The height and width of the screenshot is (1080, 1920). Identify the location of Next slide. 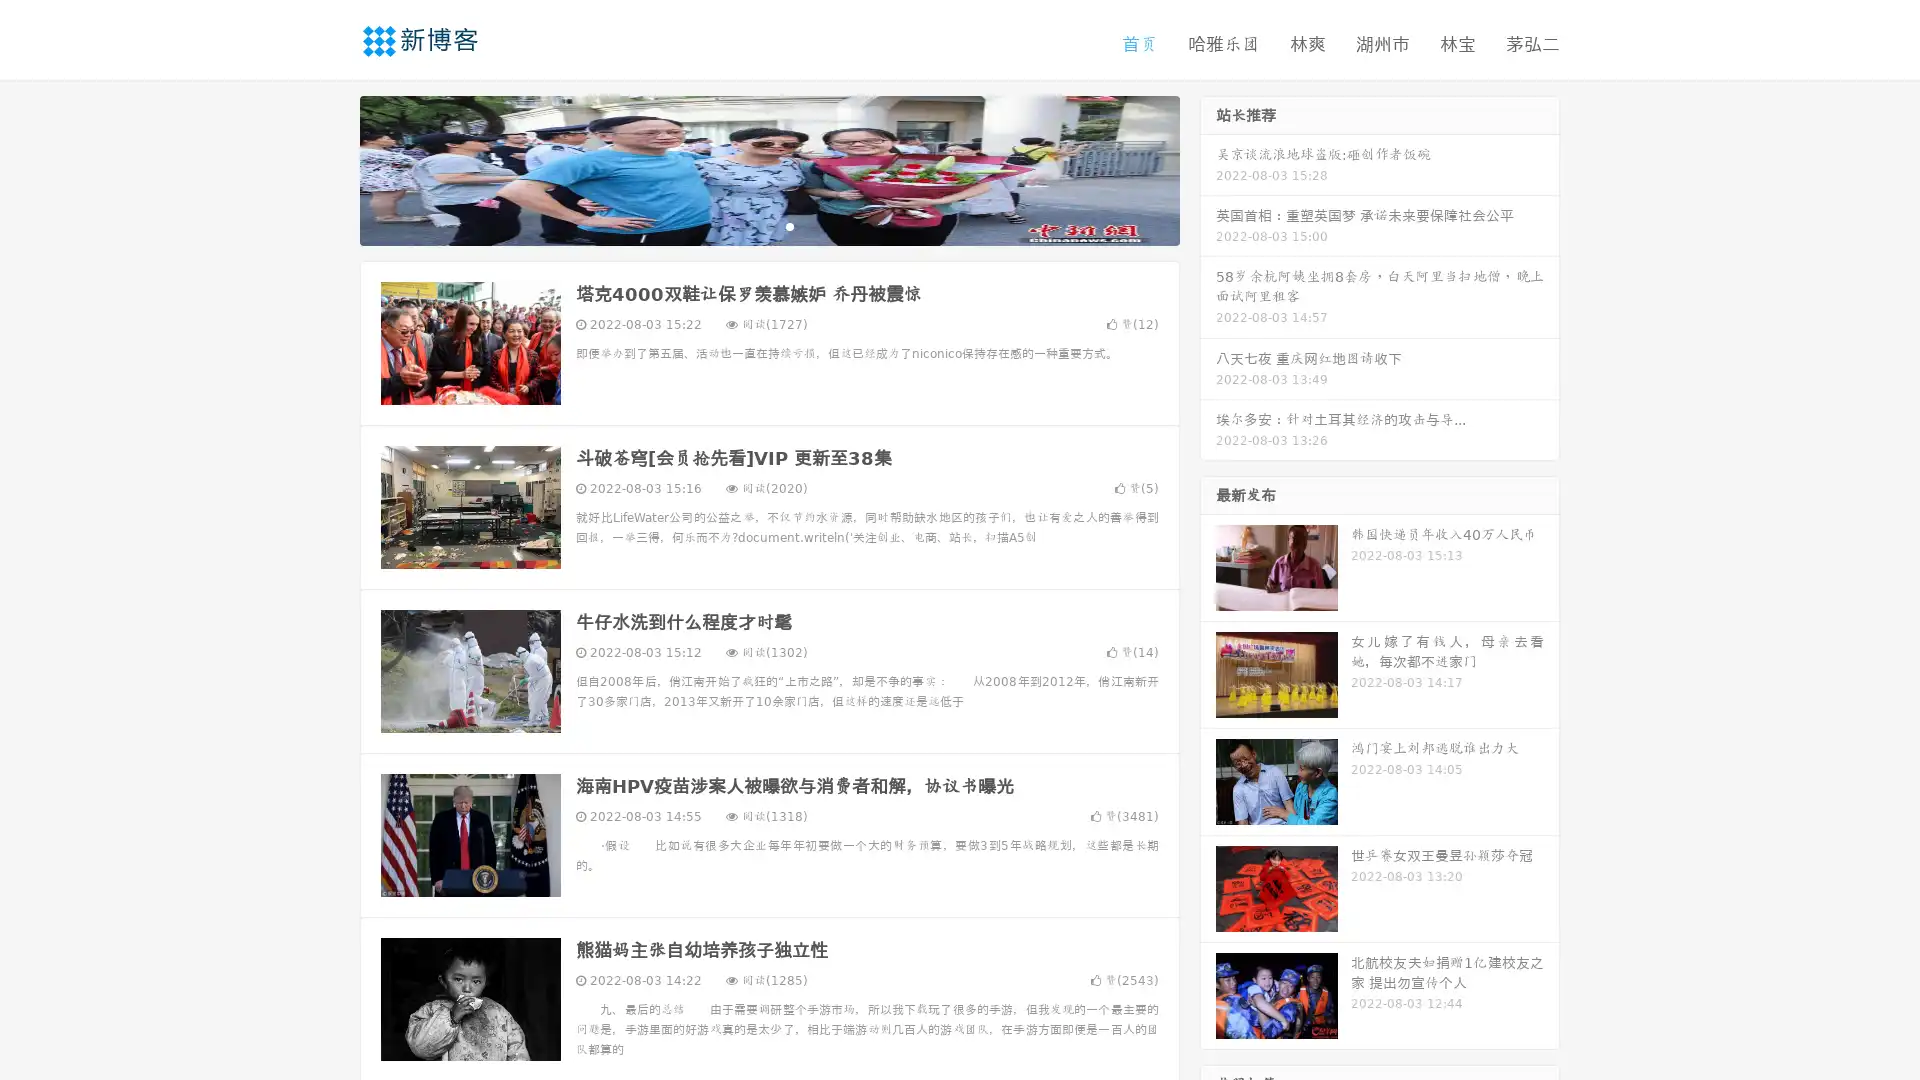
(1208, 168).